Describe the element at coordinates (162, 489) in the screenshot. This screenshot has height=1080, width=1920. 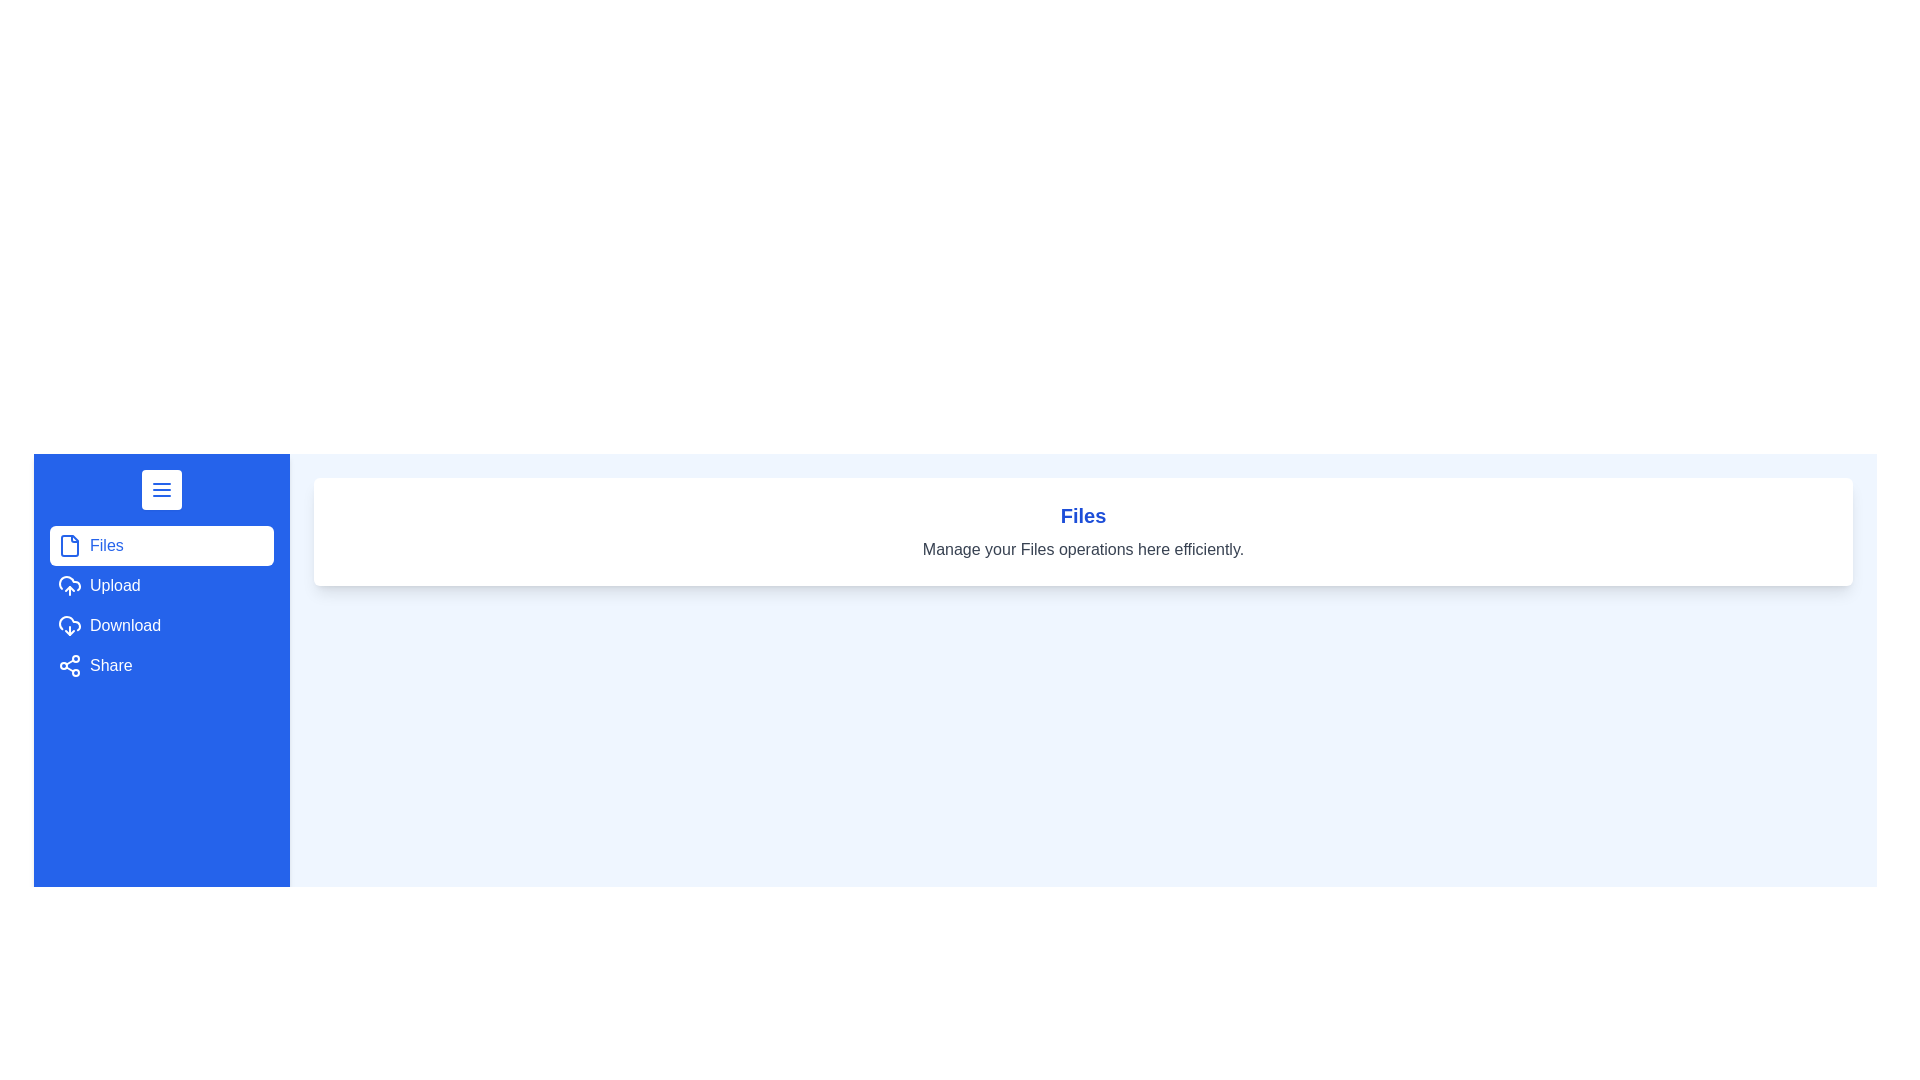
I see `toggle button to change the drawer state` at that location.